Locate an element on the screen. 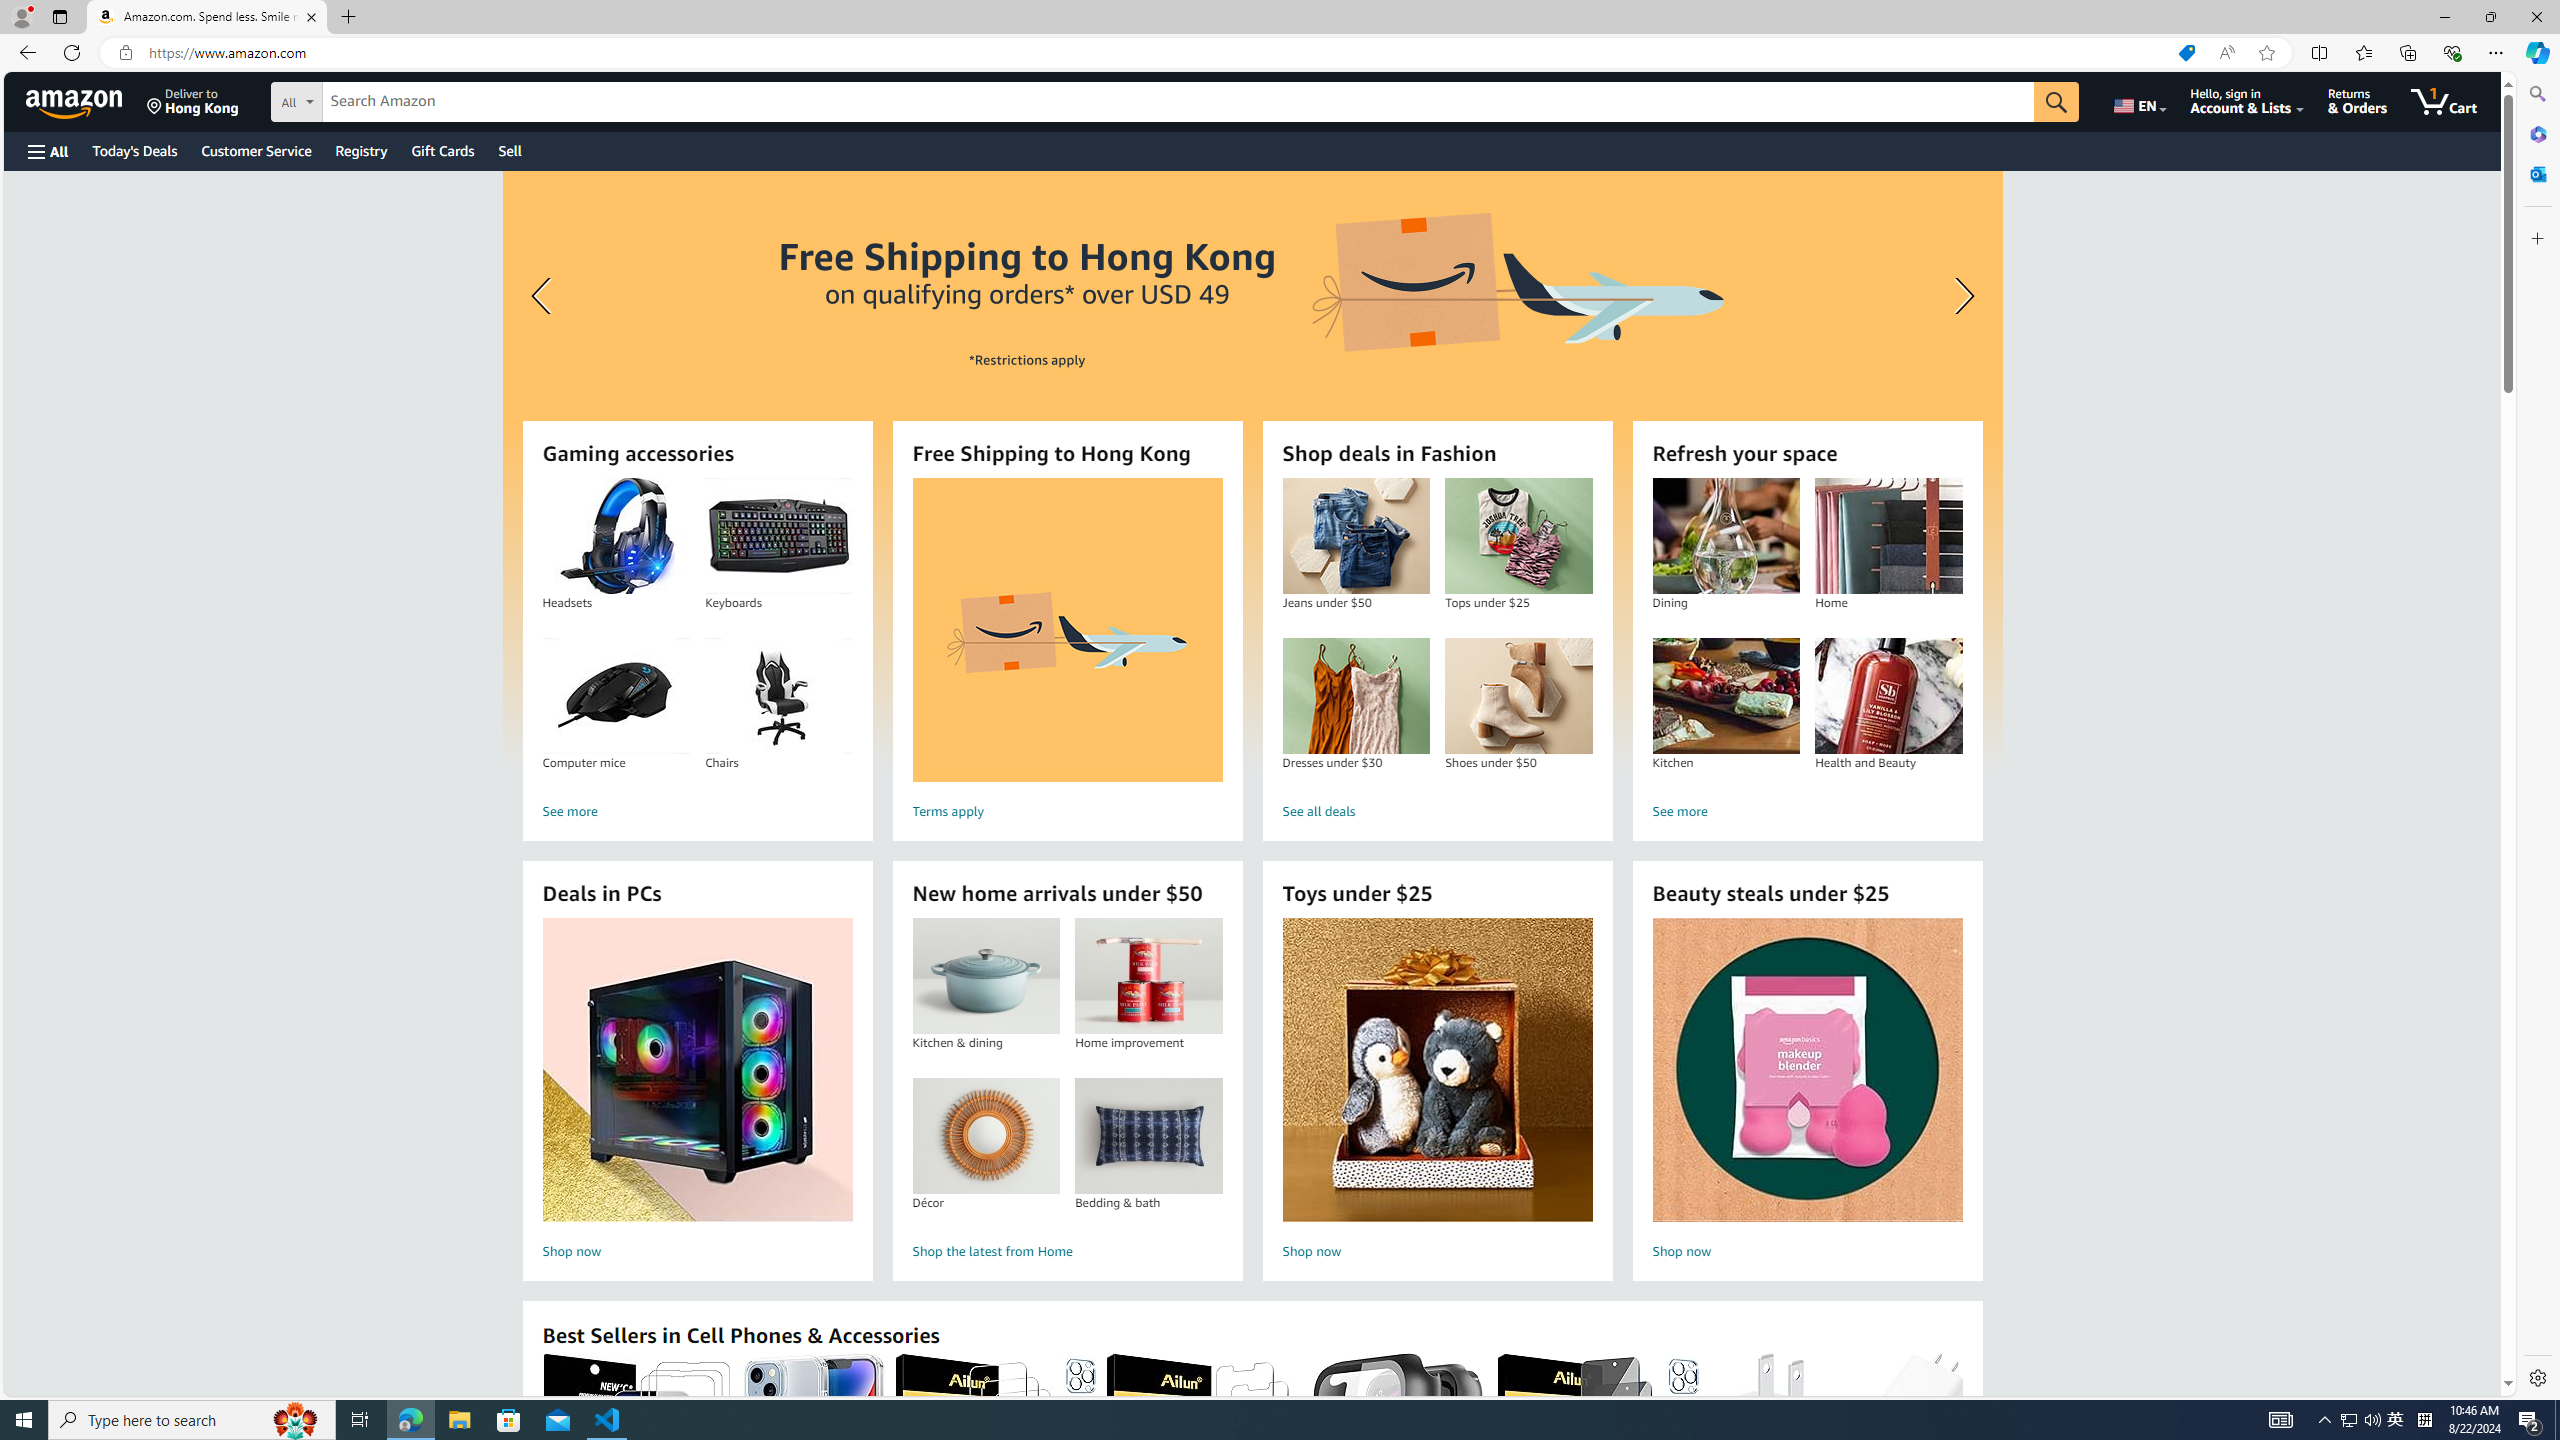 The width and height of the screenshot is (2560, 1440). 'Beauty steals under $25' is located at coordinates (1806, 1069).